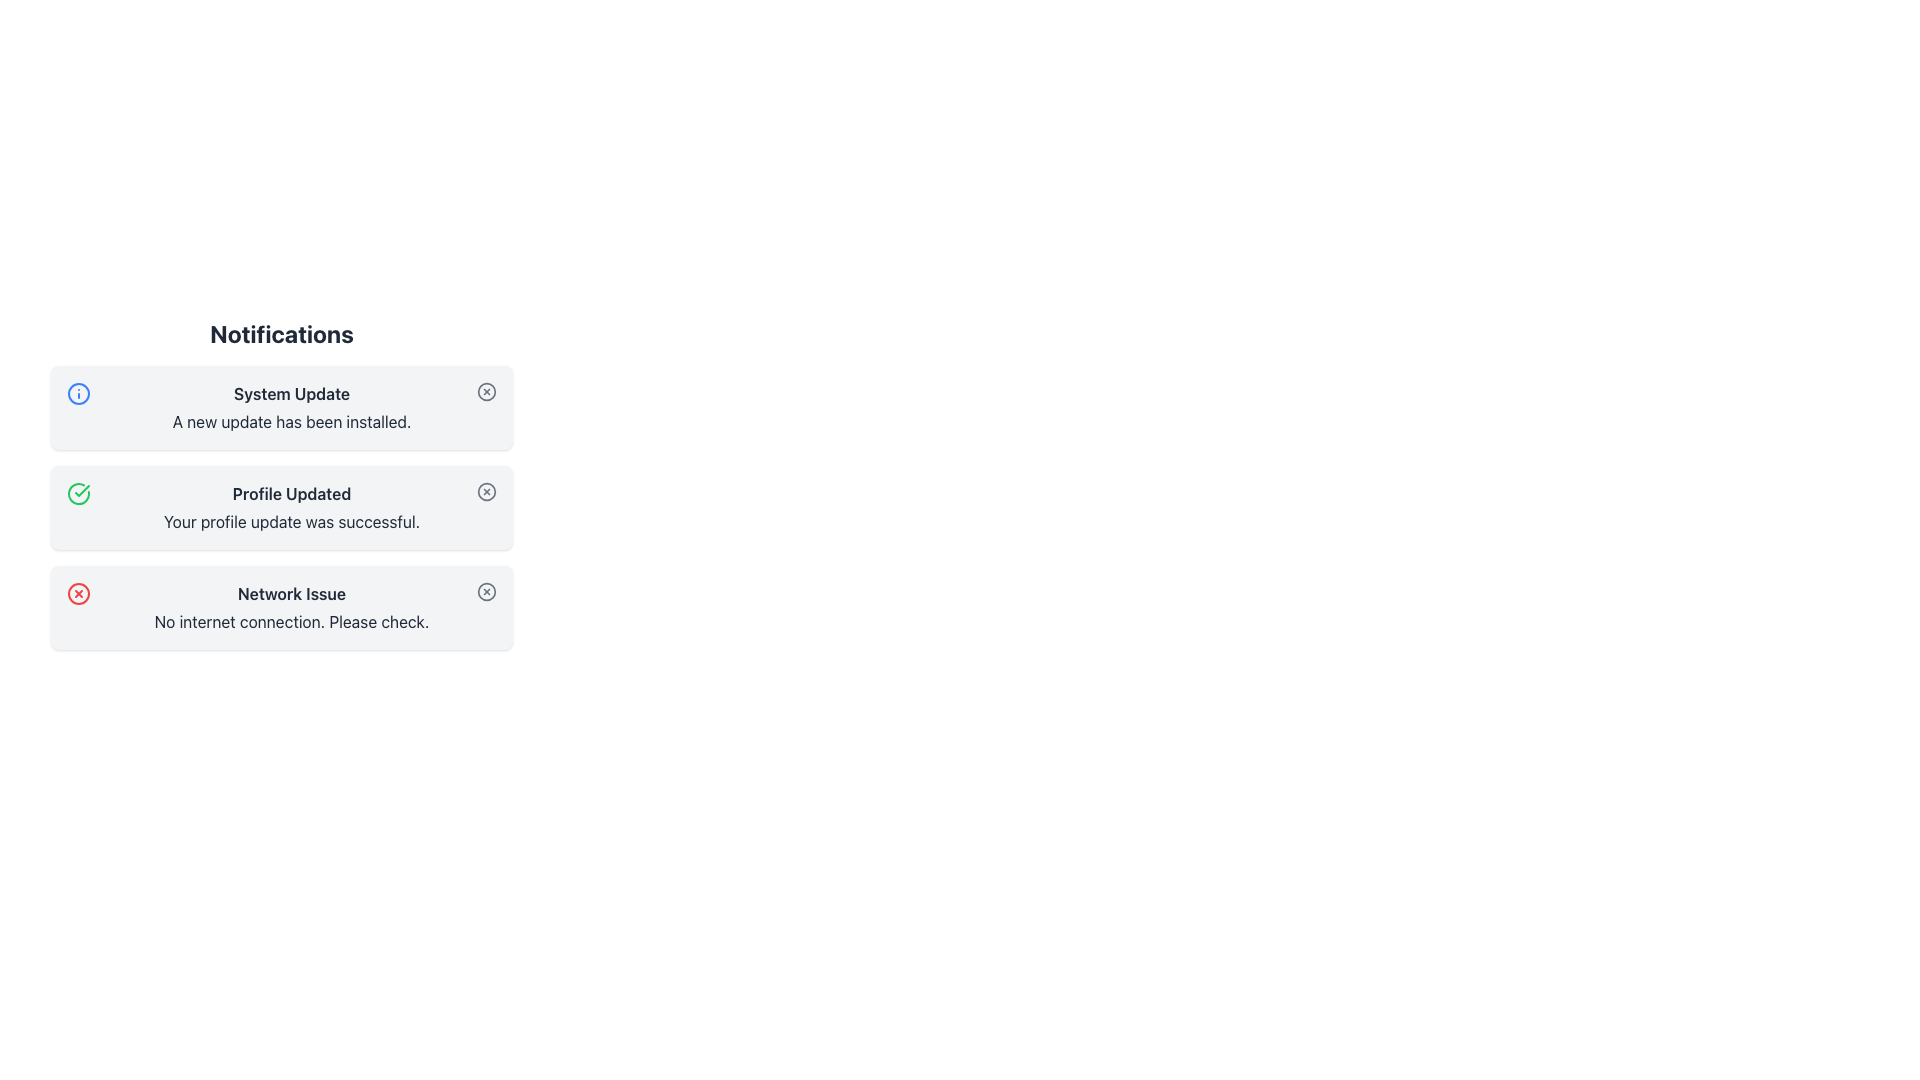 Image resolution: width=1920 pixels, height=1080 pixels. I want to click on the error icon in the 'Network Issue' notification block, which is a circular element located on the left side of the block, so click(78, 593).